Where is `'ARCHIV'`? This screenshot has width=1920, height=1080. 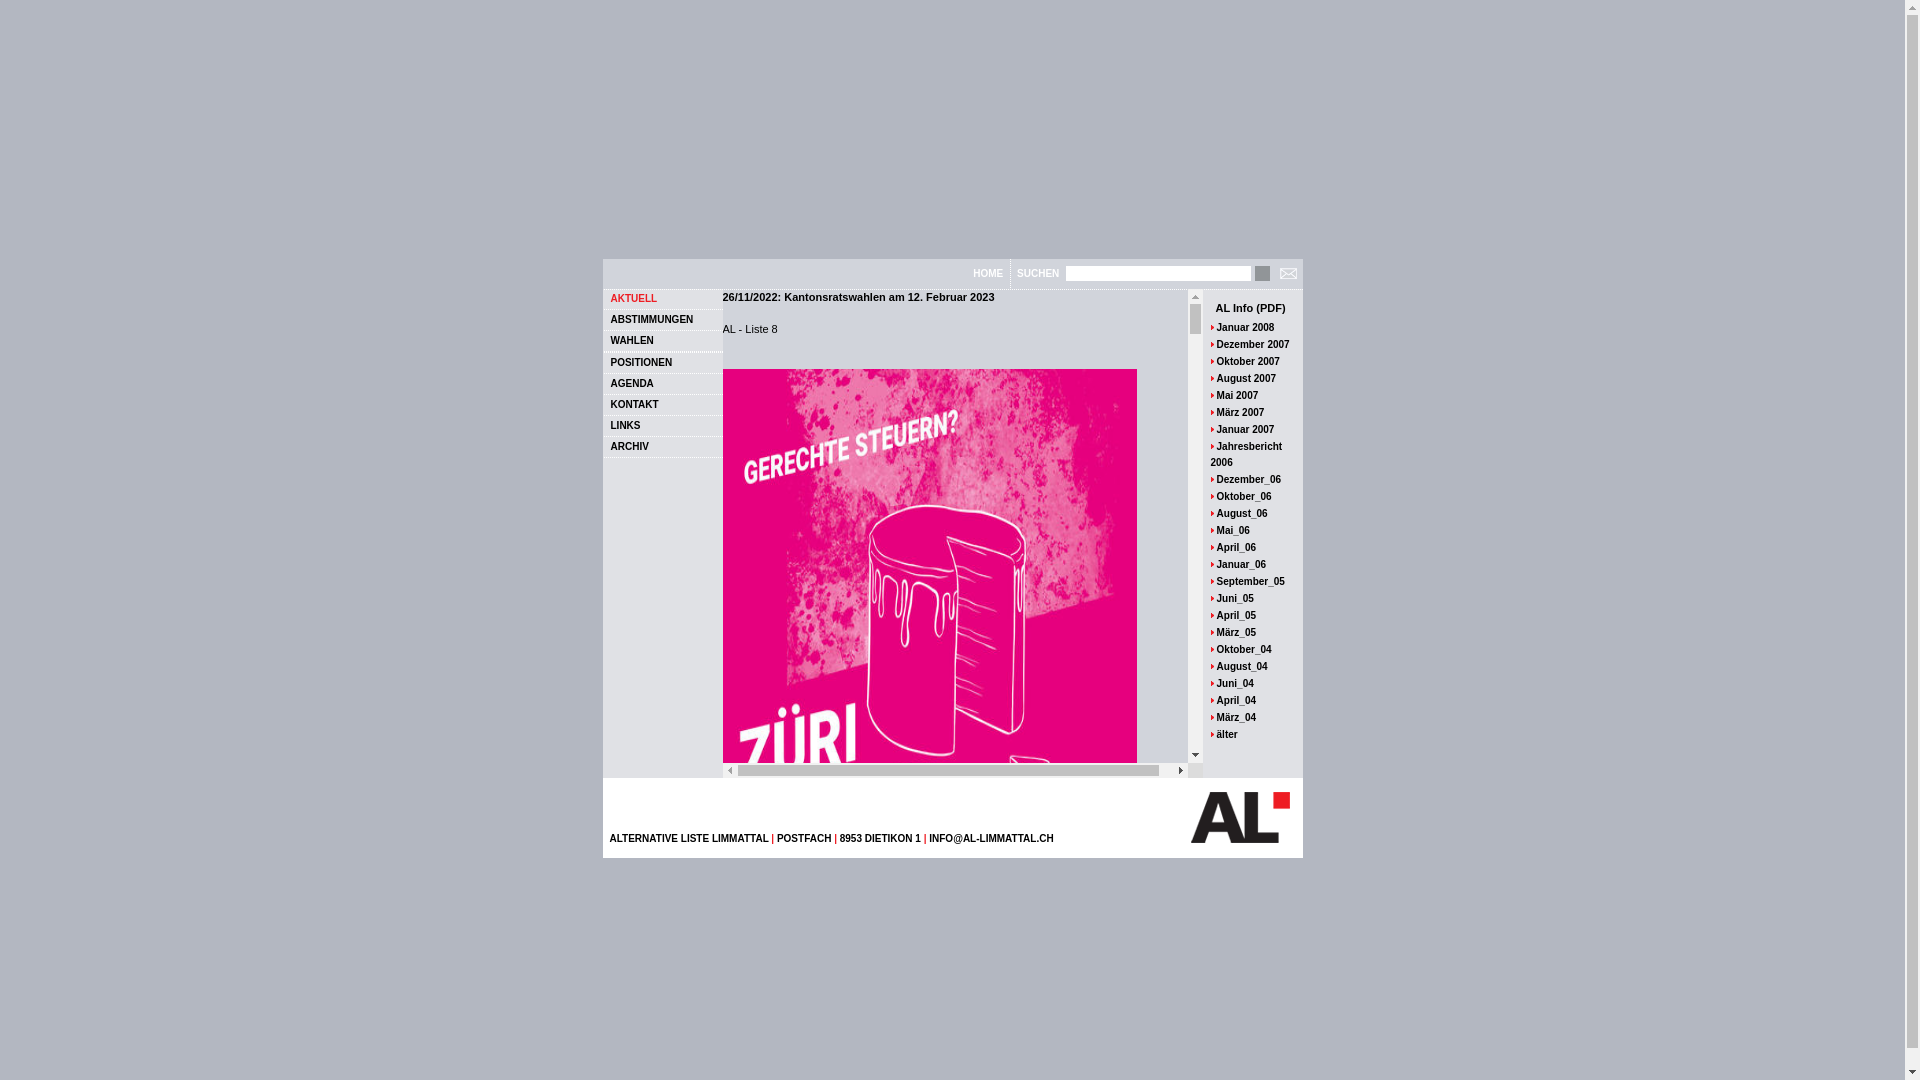 'ARCHIV' is located at coordinates (627, 444).